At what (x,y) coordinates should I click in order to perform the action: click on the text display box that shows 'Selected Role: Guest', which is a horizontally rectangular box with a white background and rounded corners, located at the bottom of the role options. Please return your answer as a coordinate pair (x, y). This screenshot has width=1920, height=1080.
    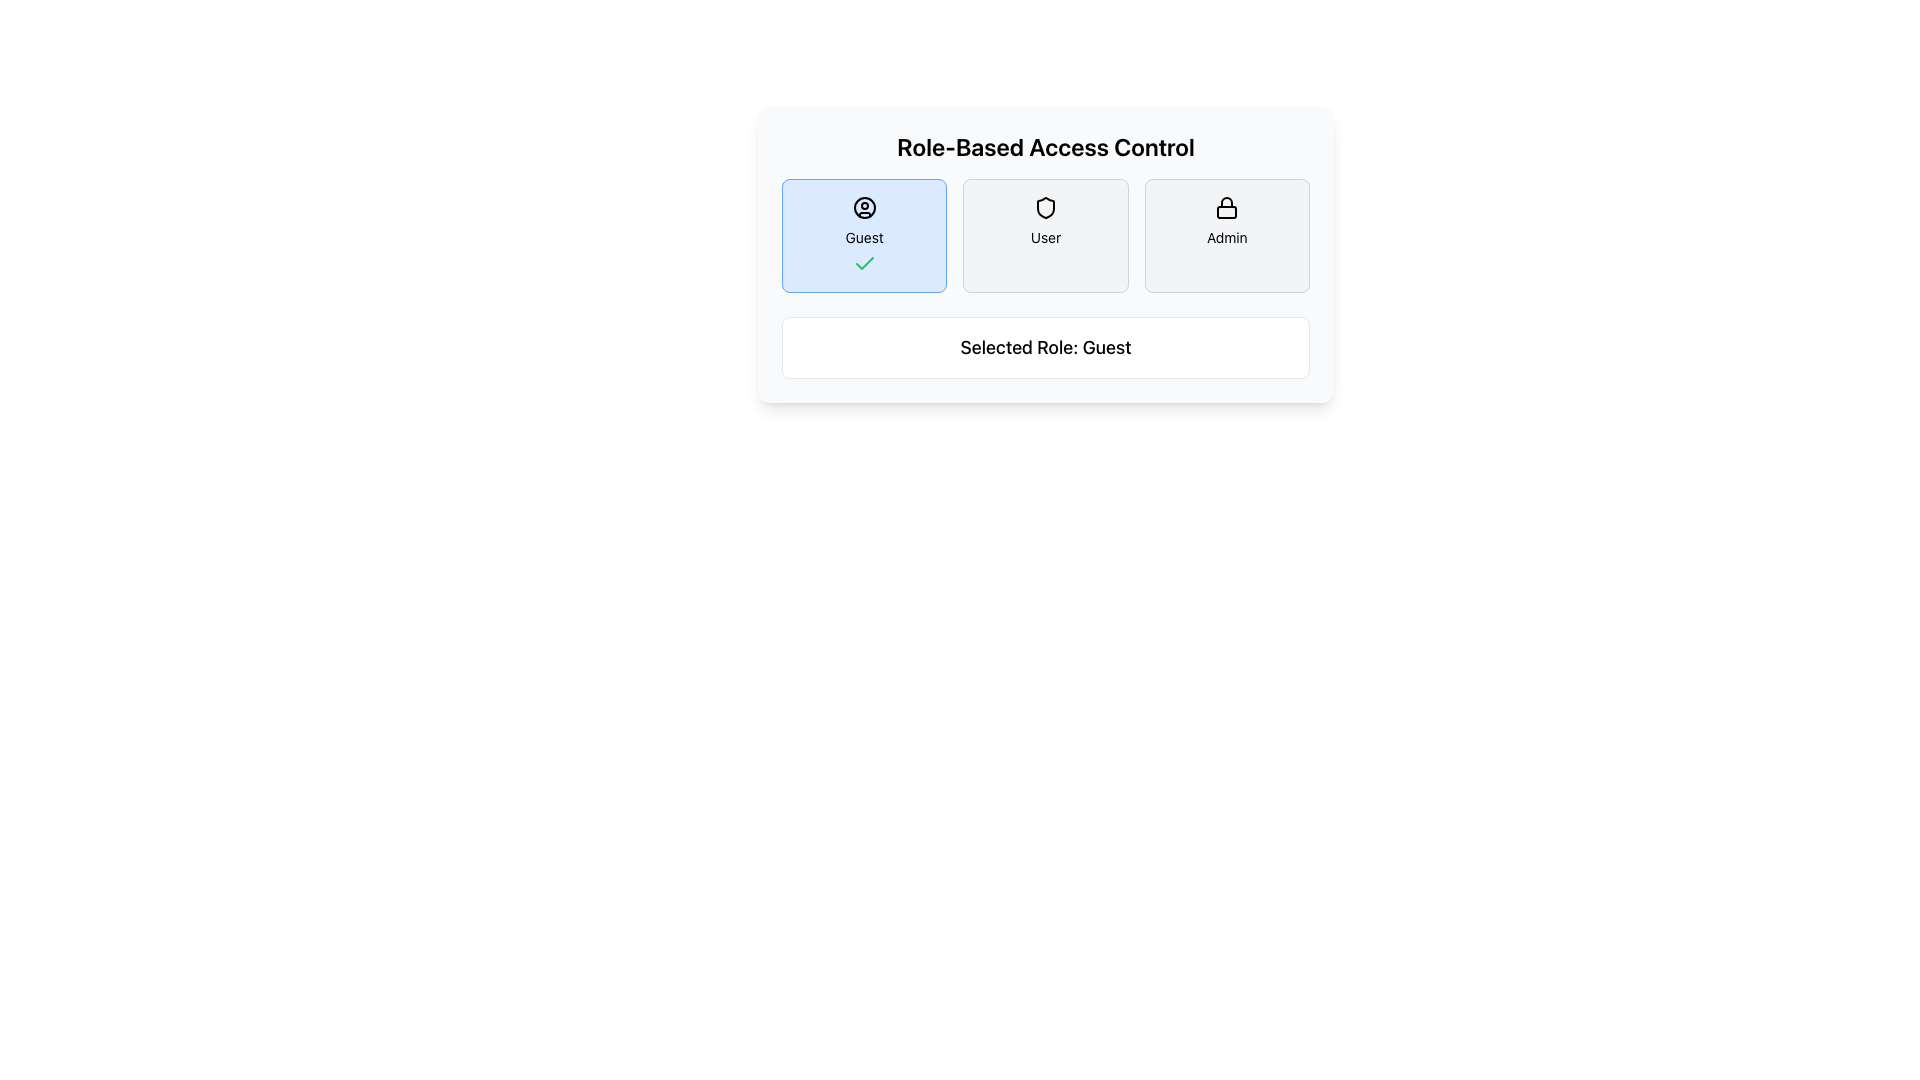
    Looking at the image, I should click on (1045, 346).